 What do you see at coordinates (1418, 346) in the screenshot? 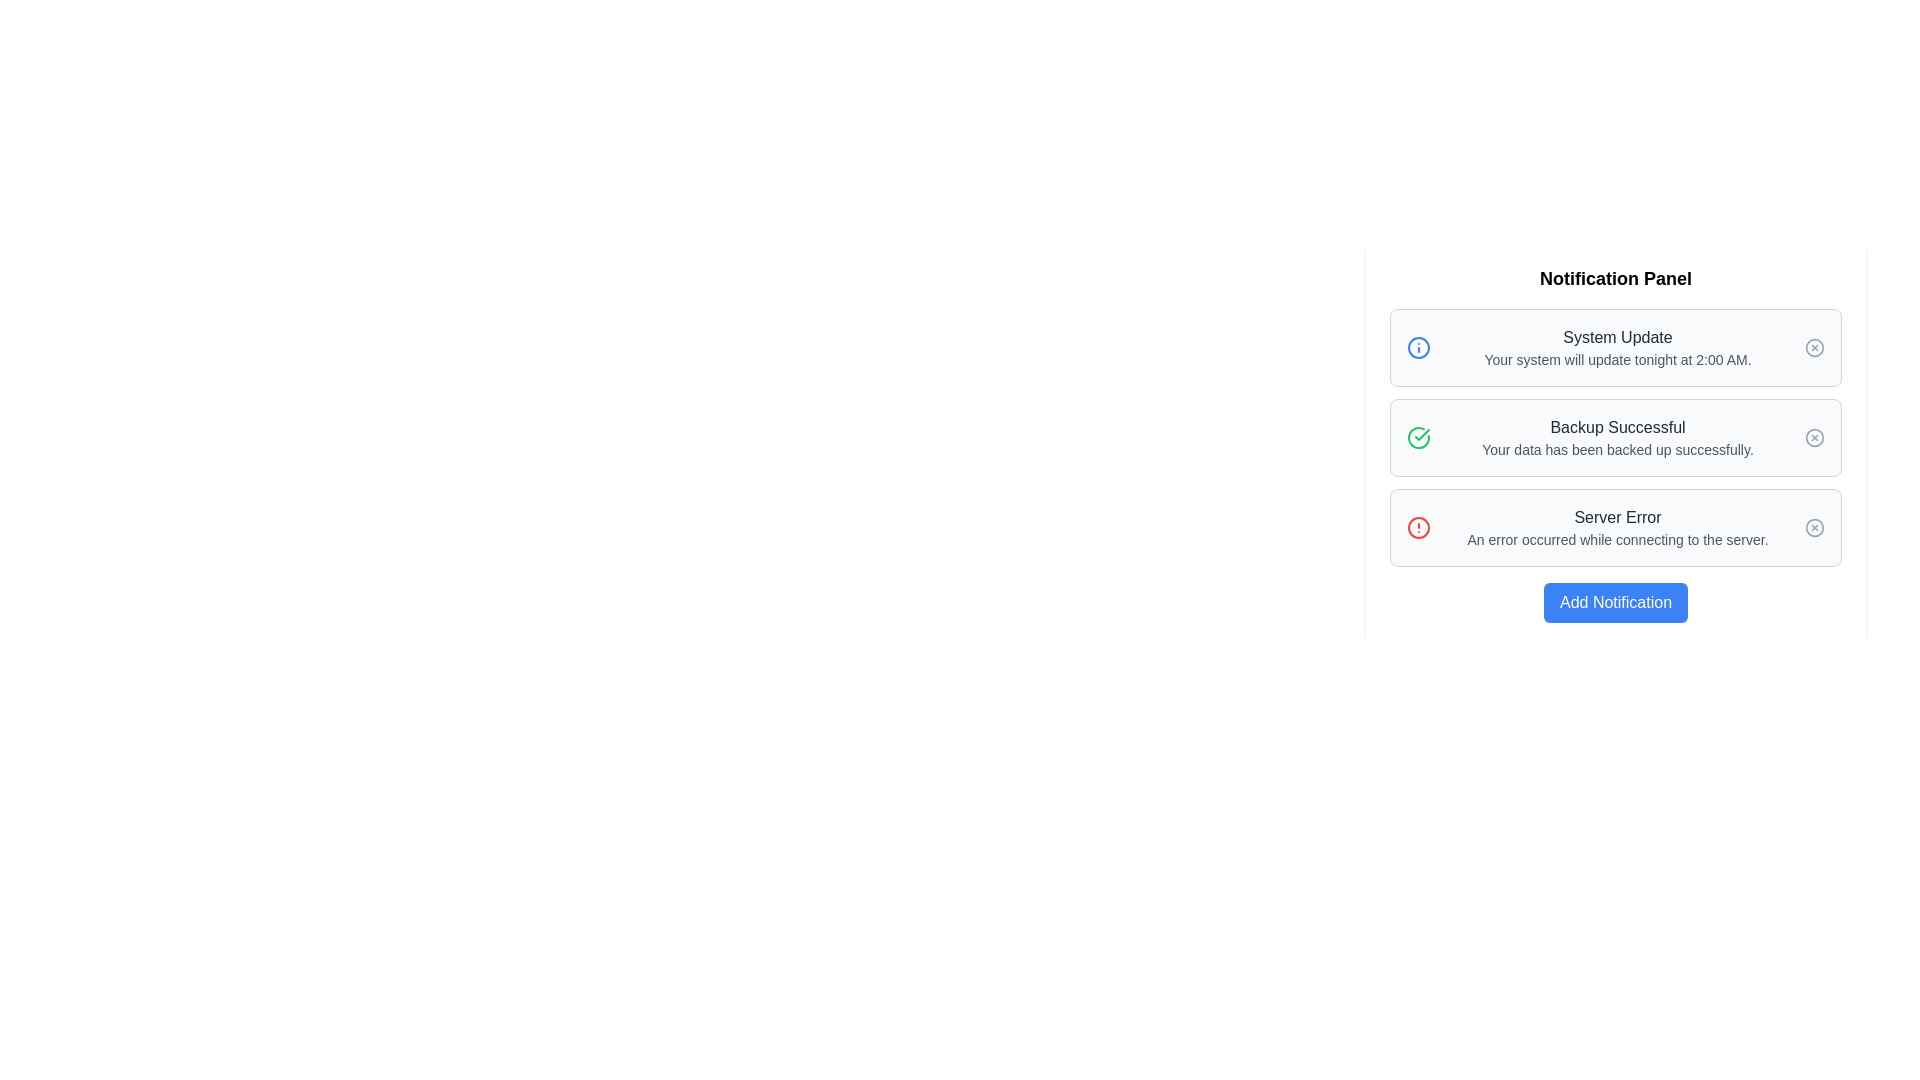
I see `the vector graphic circle that symbolizes an informational or notification status, located near the top-left corner of the system update notification entry` at bounding box center [1418, 346].